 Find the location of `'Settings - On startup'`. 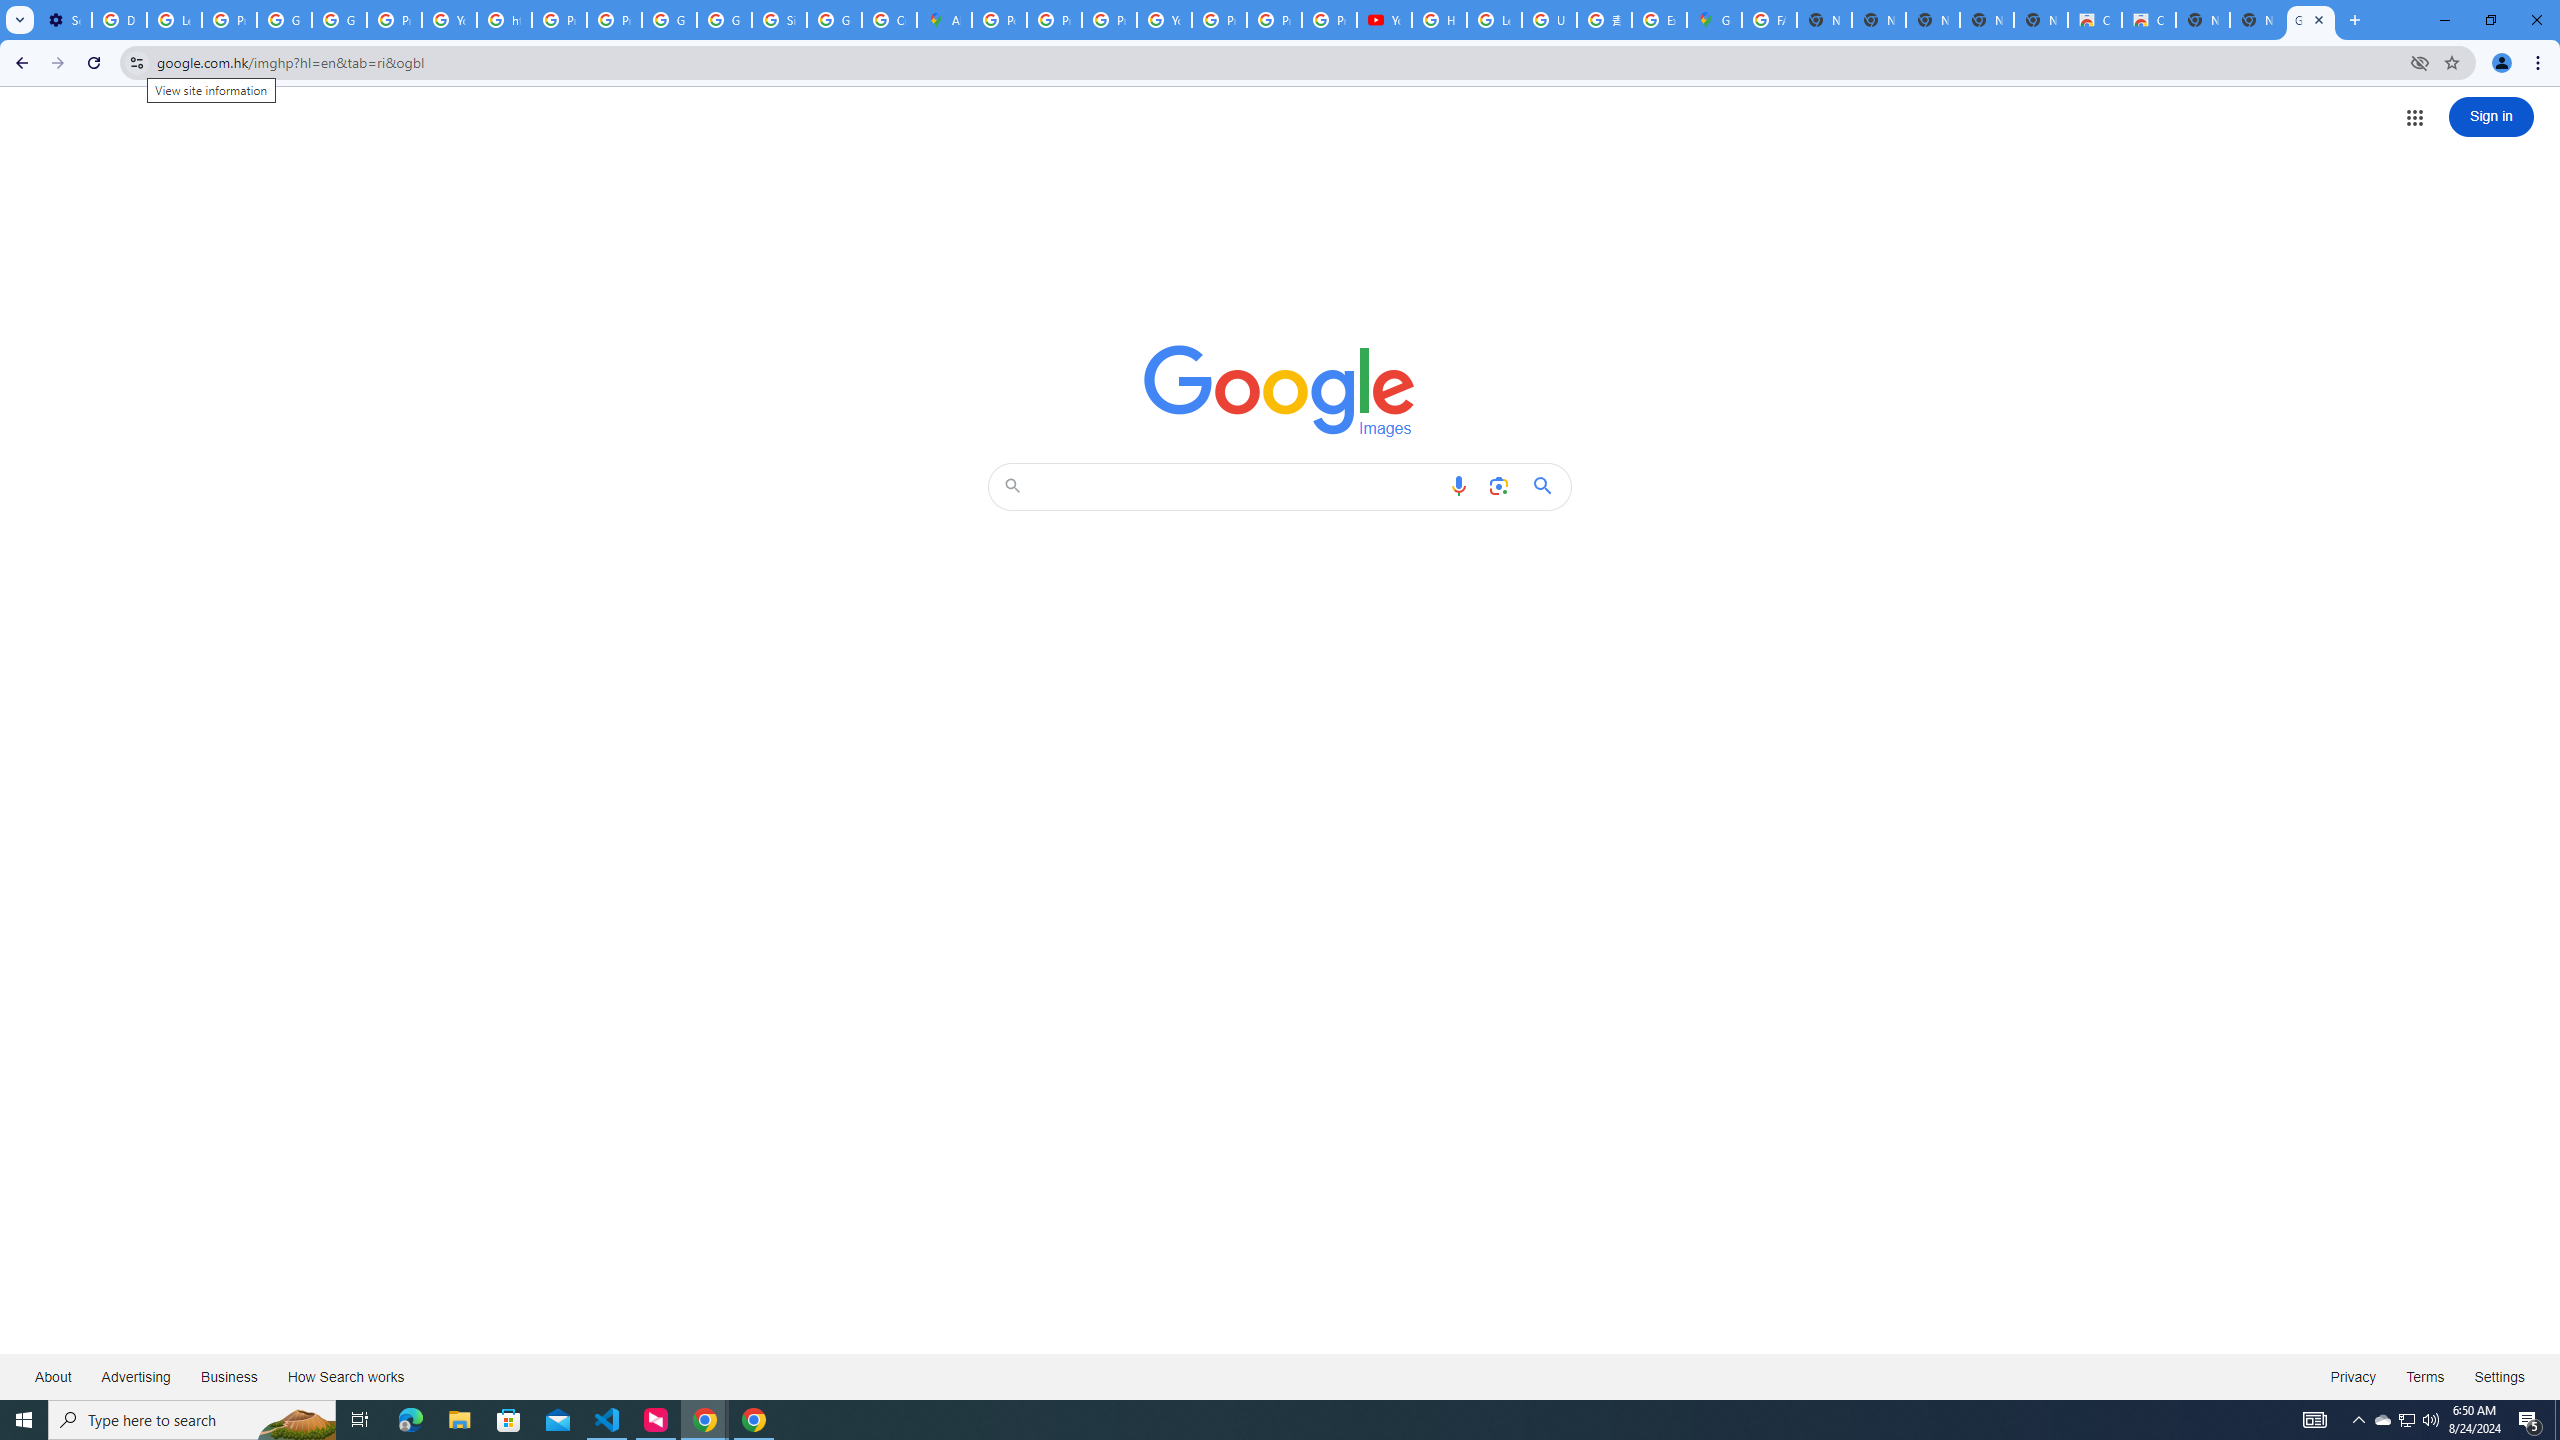

'Settings - On startup' is located at coordinates (64, 19).